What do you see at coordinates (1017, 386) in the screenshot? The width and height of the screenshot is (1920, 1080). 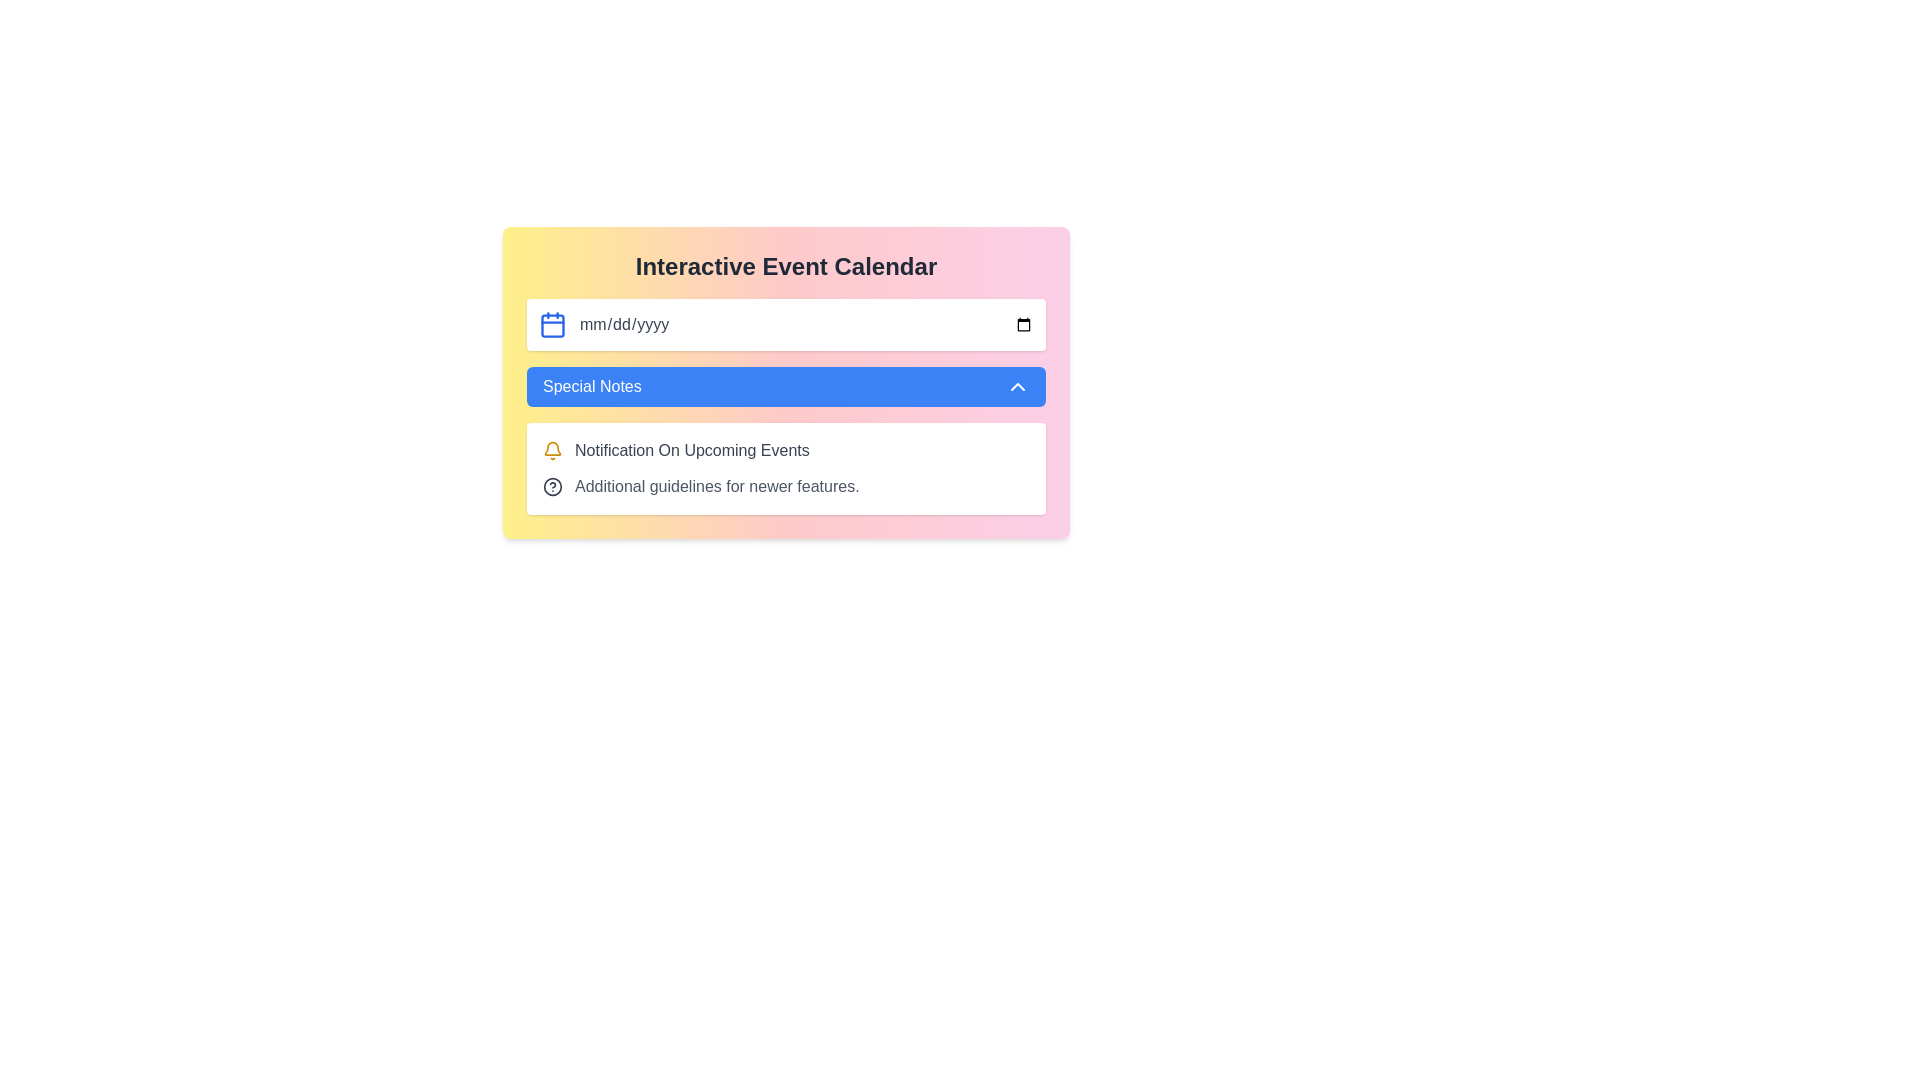 I see `the chevron icon indicating the collapsible 'Special Notes' section` at bounding box center [1017, 386].